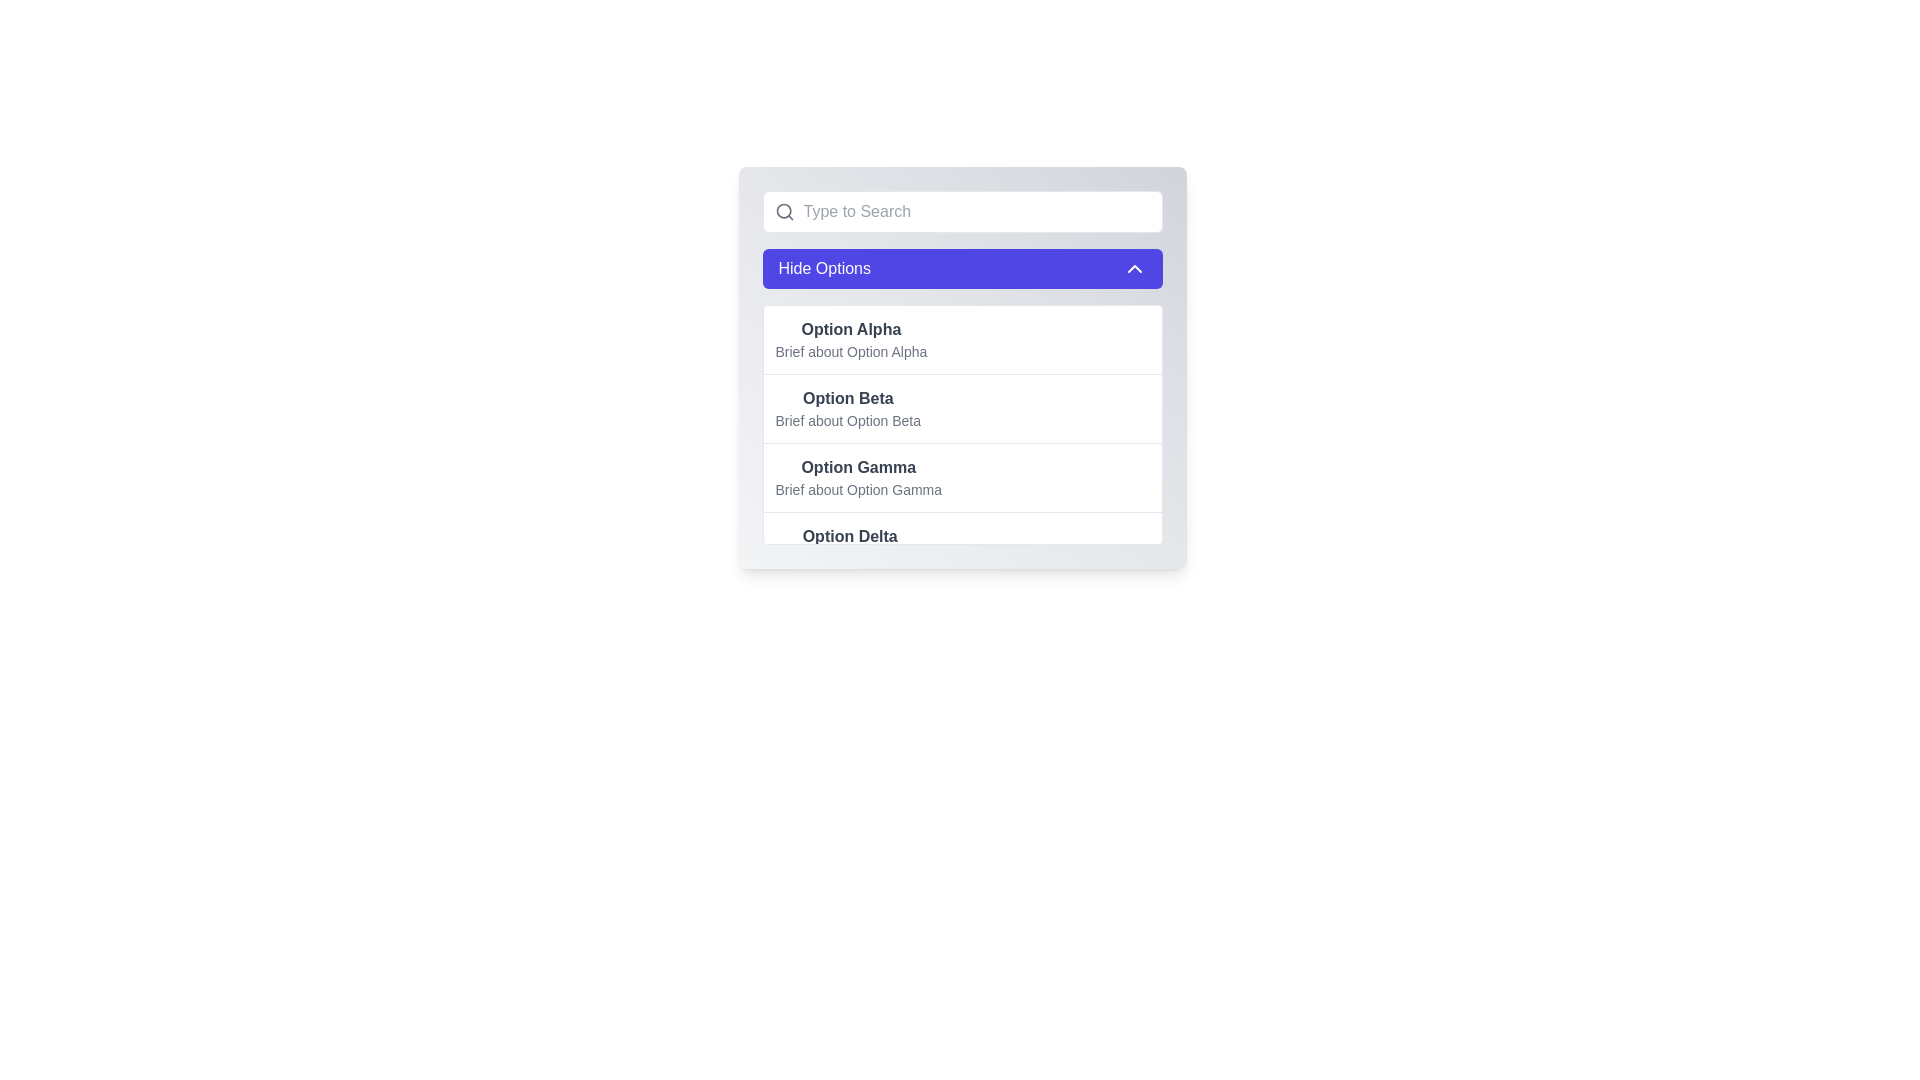  I want to click on the 'Option Alpha' menu item located directly below the 'Hide Options' bar, so click(962, 338).